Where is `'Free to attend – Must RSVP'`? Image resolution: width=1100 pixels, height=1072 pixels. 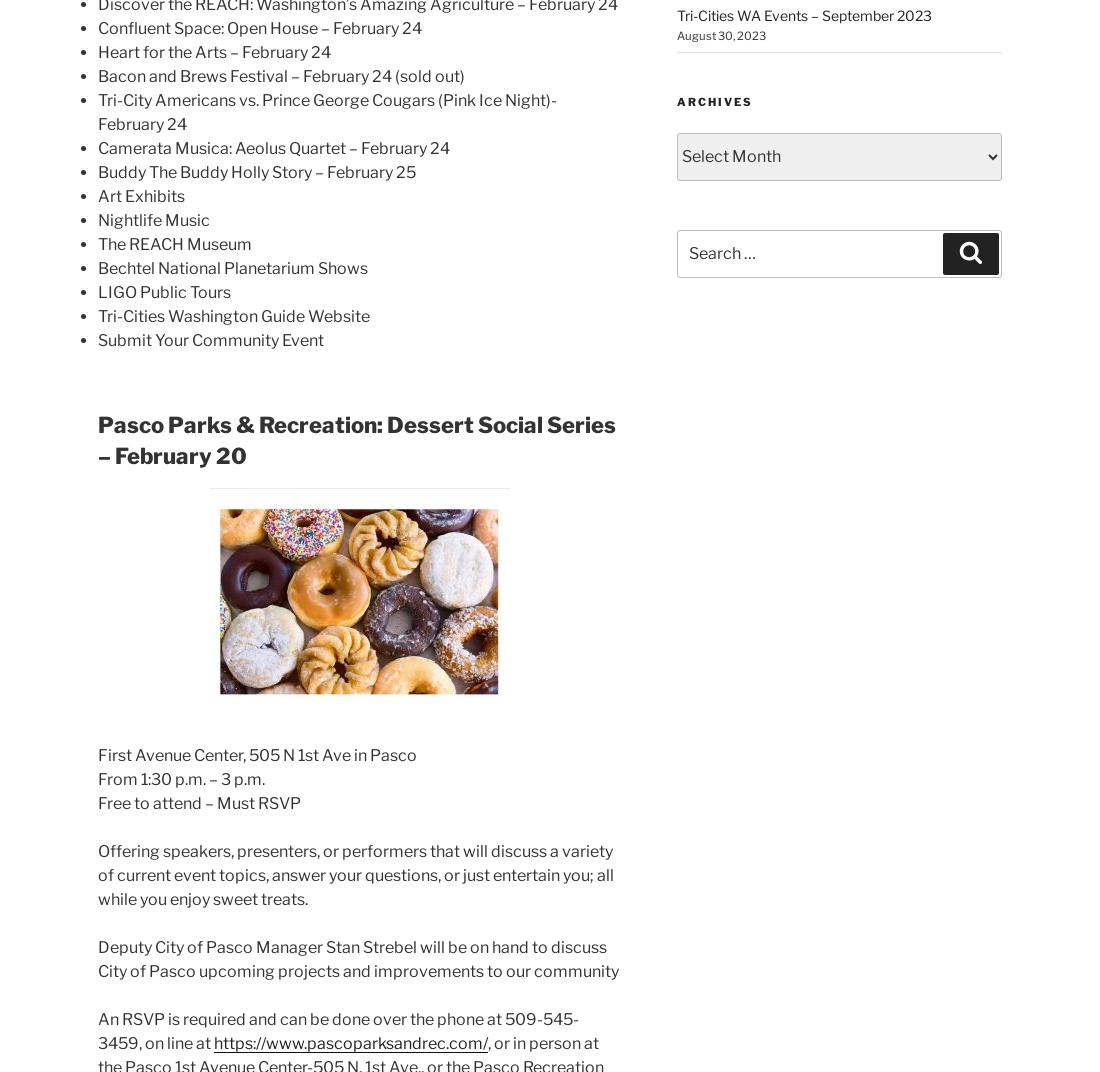 'Free to attend – Must RSVP' is located at coordinates (198, 803).